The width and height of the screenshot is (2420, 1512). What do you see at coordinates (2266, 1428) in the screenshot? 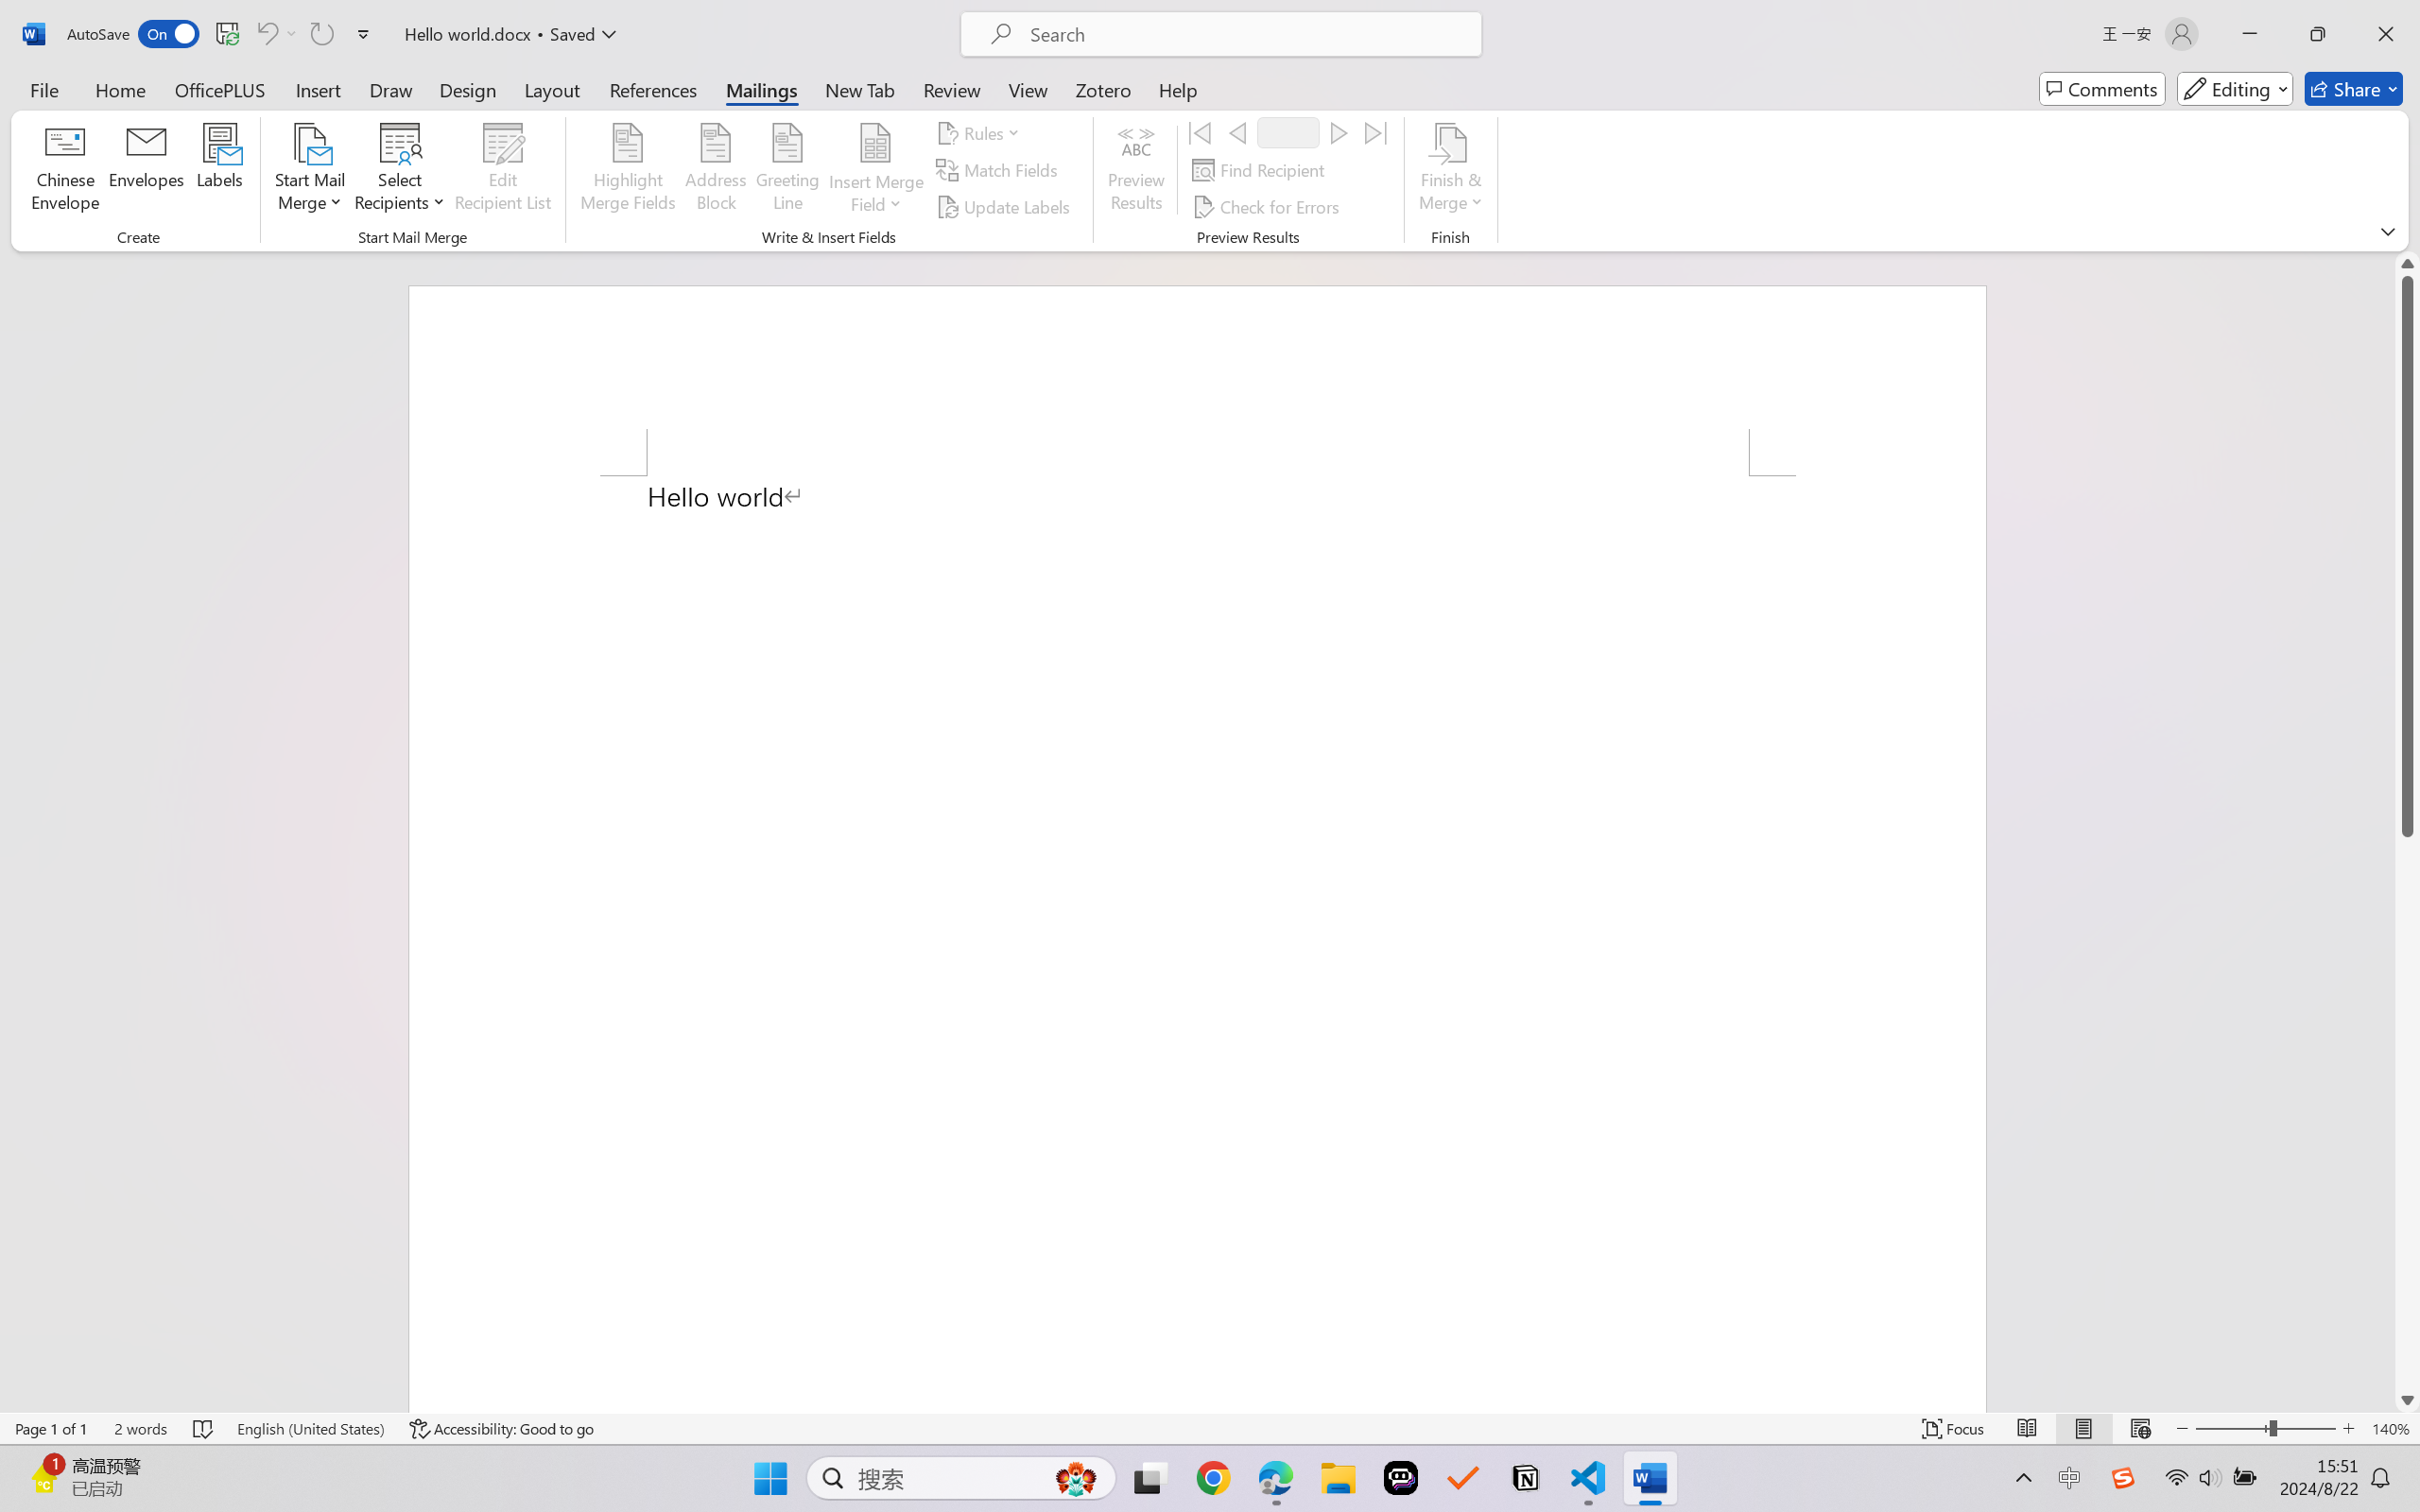
I see `'Zoom'` at bounding box center [2266, 1428].